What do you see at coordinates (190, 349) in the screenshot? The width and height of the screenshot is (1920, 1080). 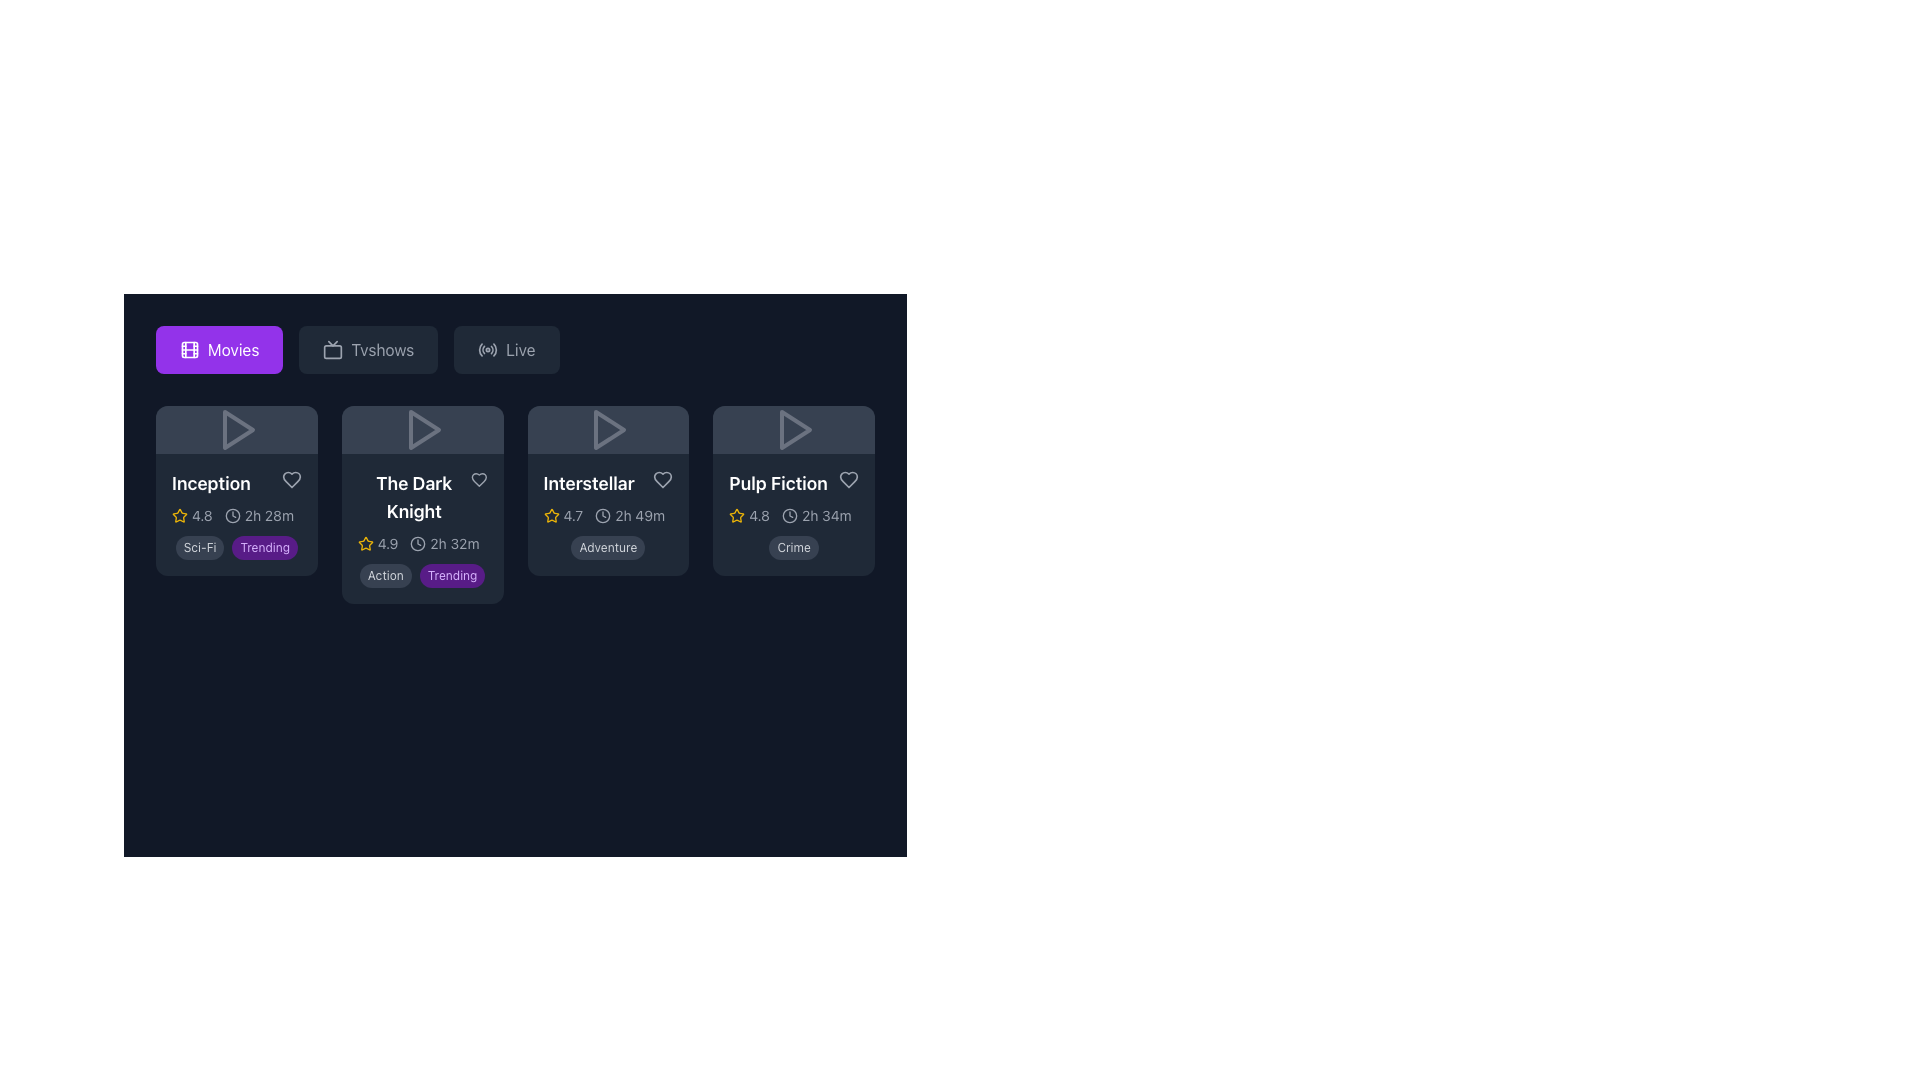 I see `the movie reel icon, which is an outlined rectangular shape with grooves, located to the left of the 'Movies' button in the upper section of the interface` at bounding box center [190, 349].